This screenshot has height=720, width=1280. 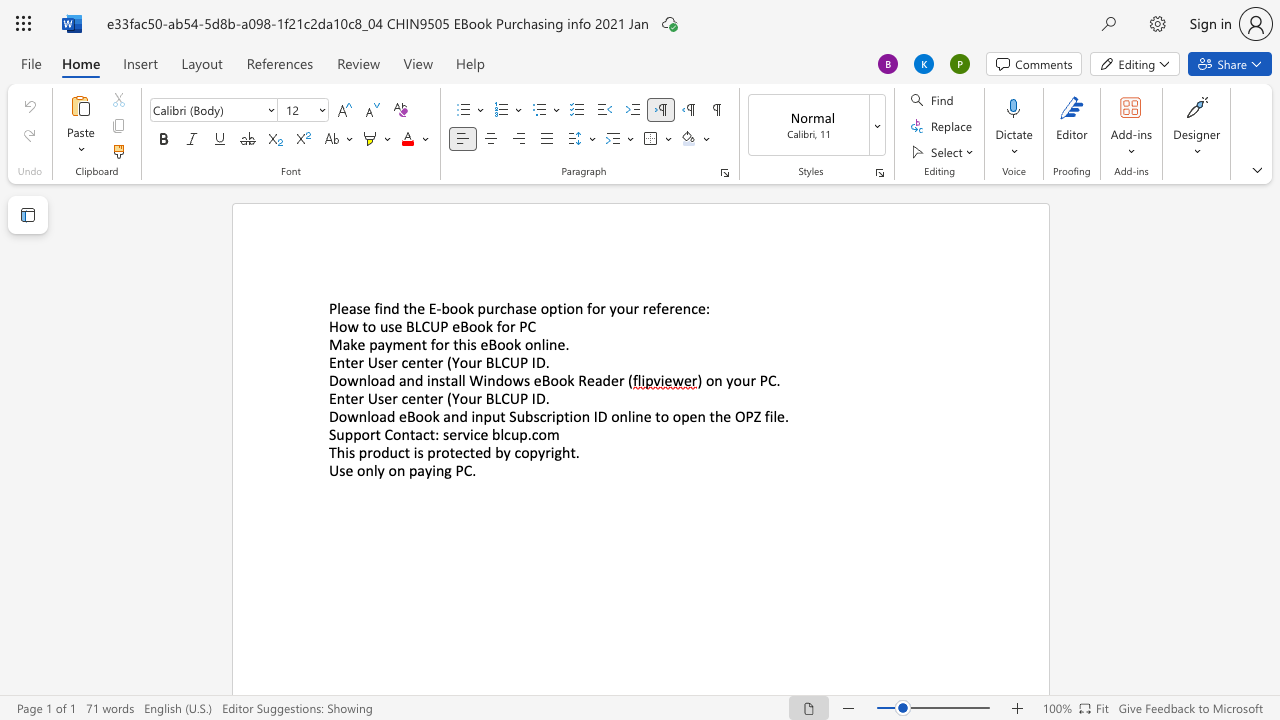 What do you see at coordinates (458, 415) in the screenshot?
I see `the subset text "d input Subscr" within the text "Download eBook and input Subscription ID online to open the OPZ file."` at bounding box center [458, 415].